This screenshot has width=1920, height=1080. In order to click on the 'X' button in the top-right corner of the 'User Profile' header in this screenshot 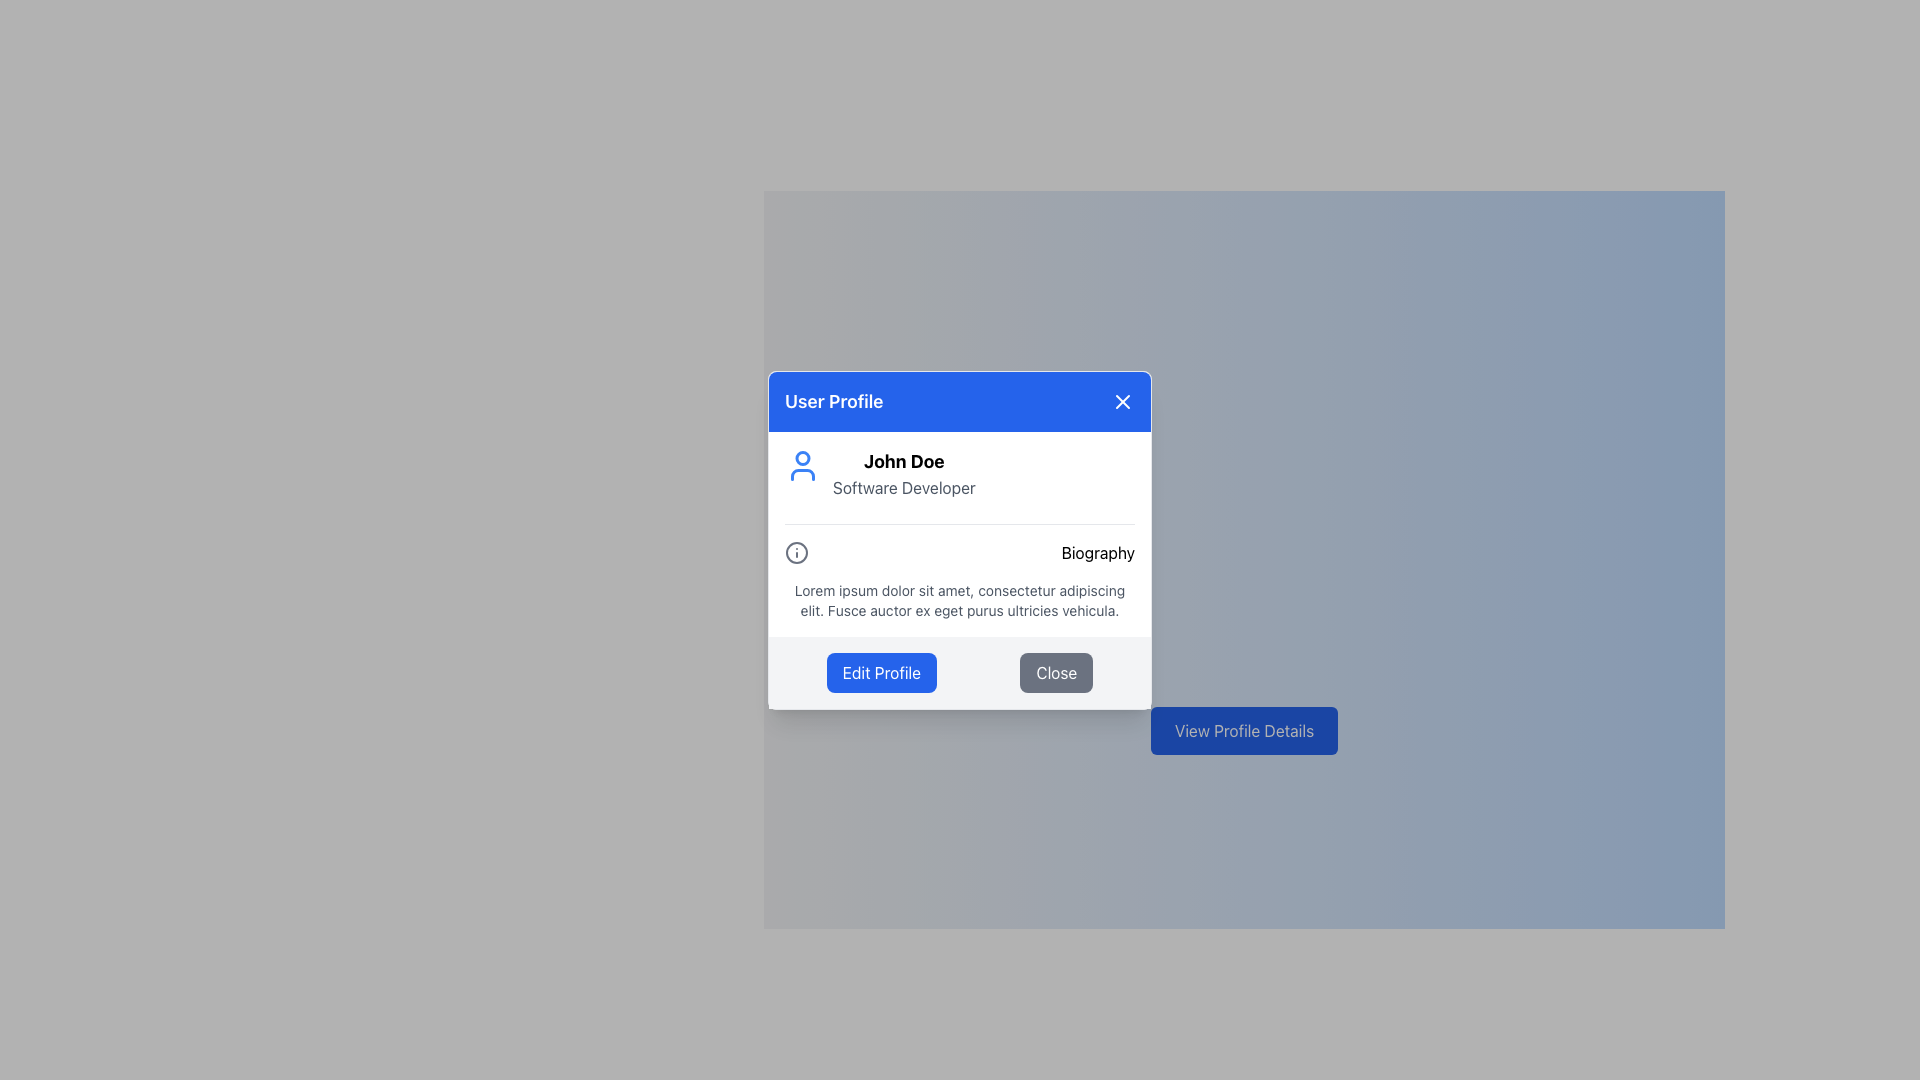, I will do `click(1123, 401)`.